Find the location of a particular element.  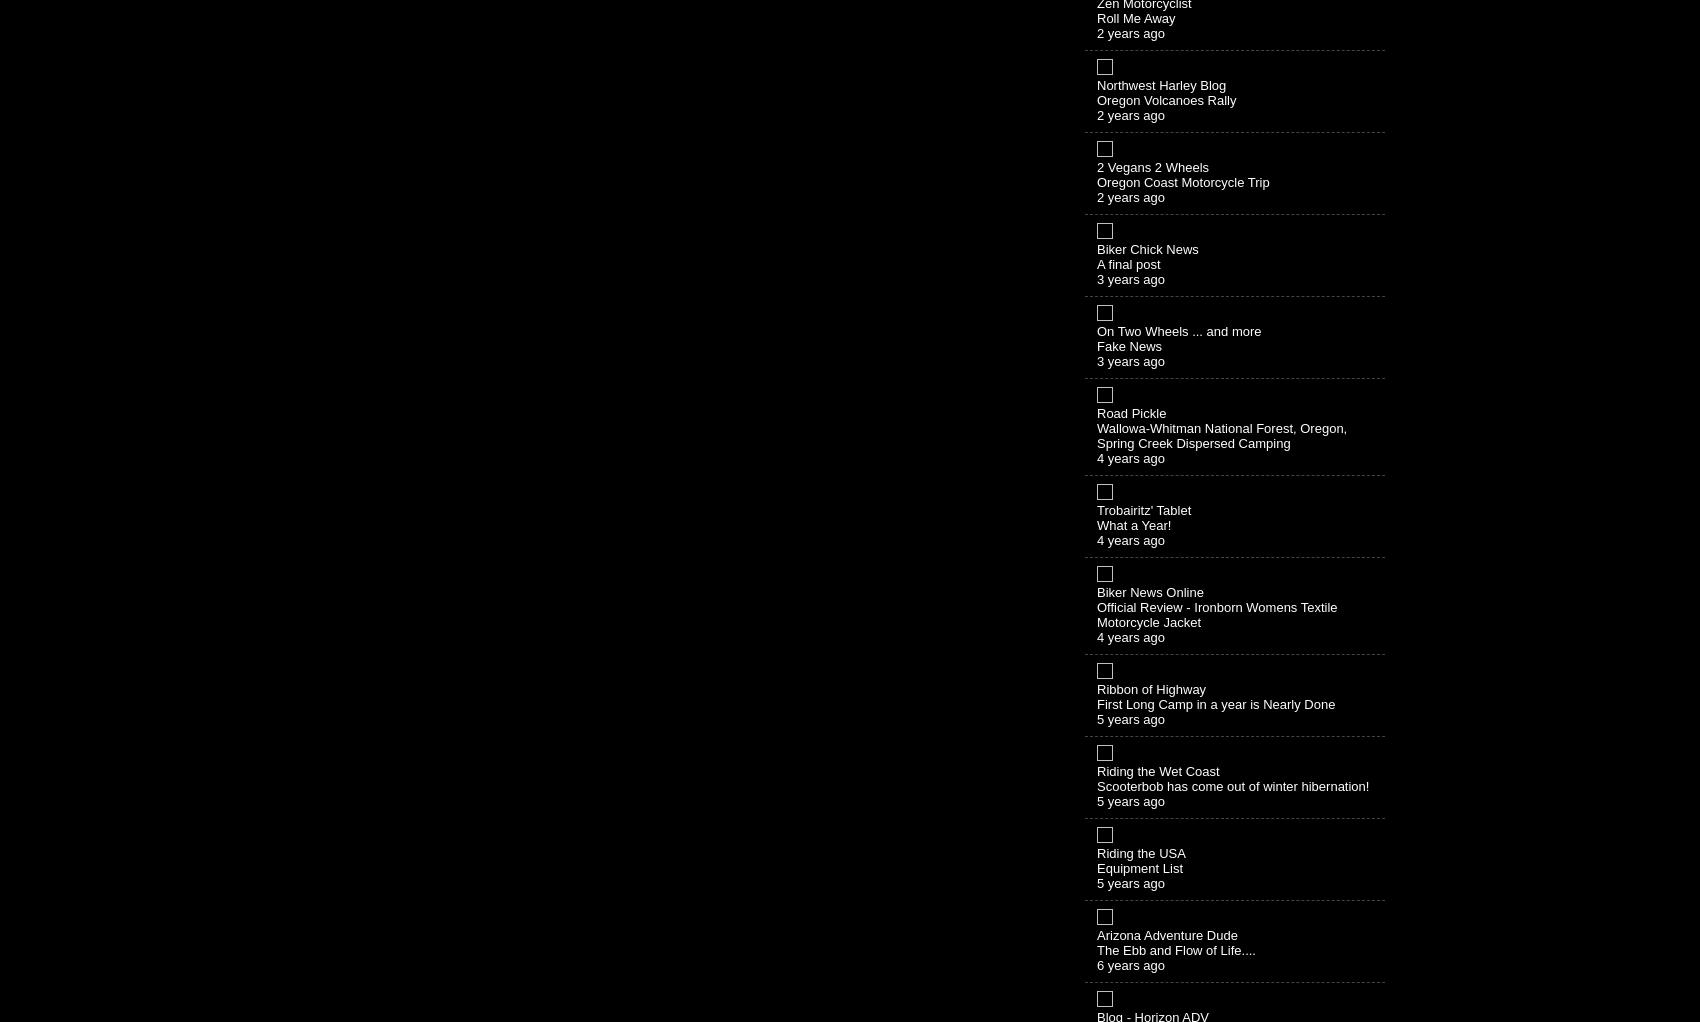

'Riding the USA' is located at coordinates (1141, 852).